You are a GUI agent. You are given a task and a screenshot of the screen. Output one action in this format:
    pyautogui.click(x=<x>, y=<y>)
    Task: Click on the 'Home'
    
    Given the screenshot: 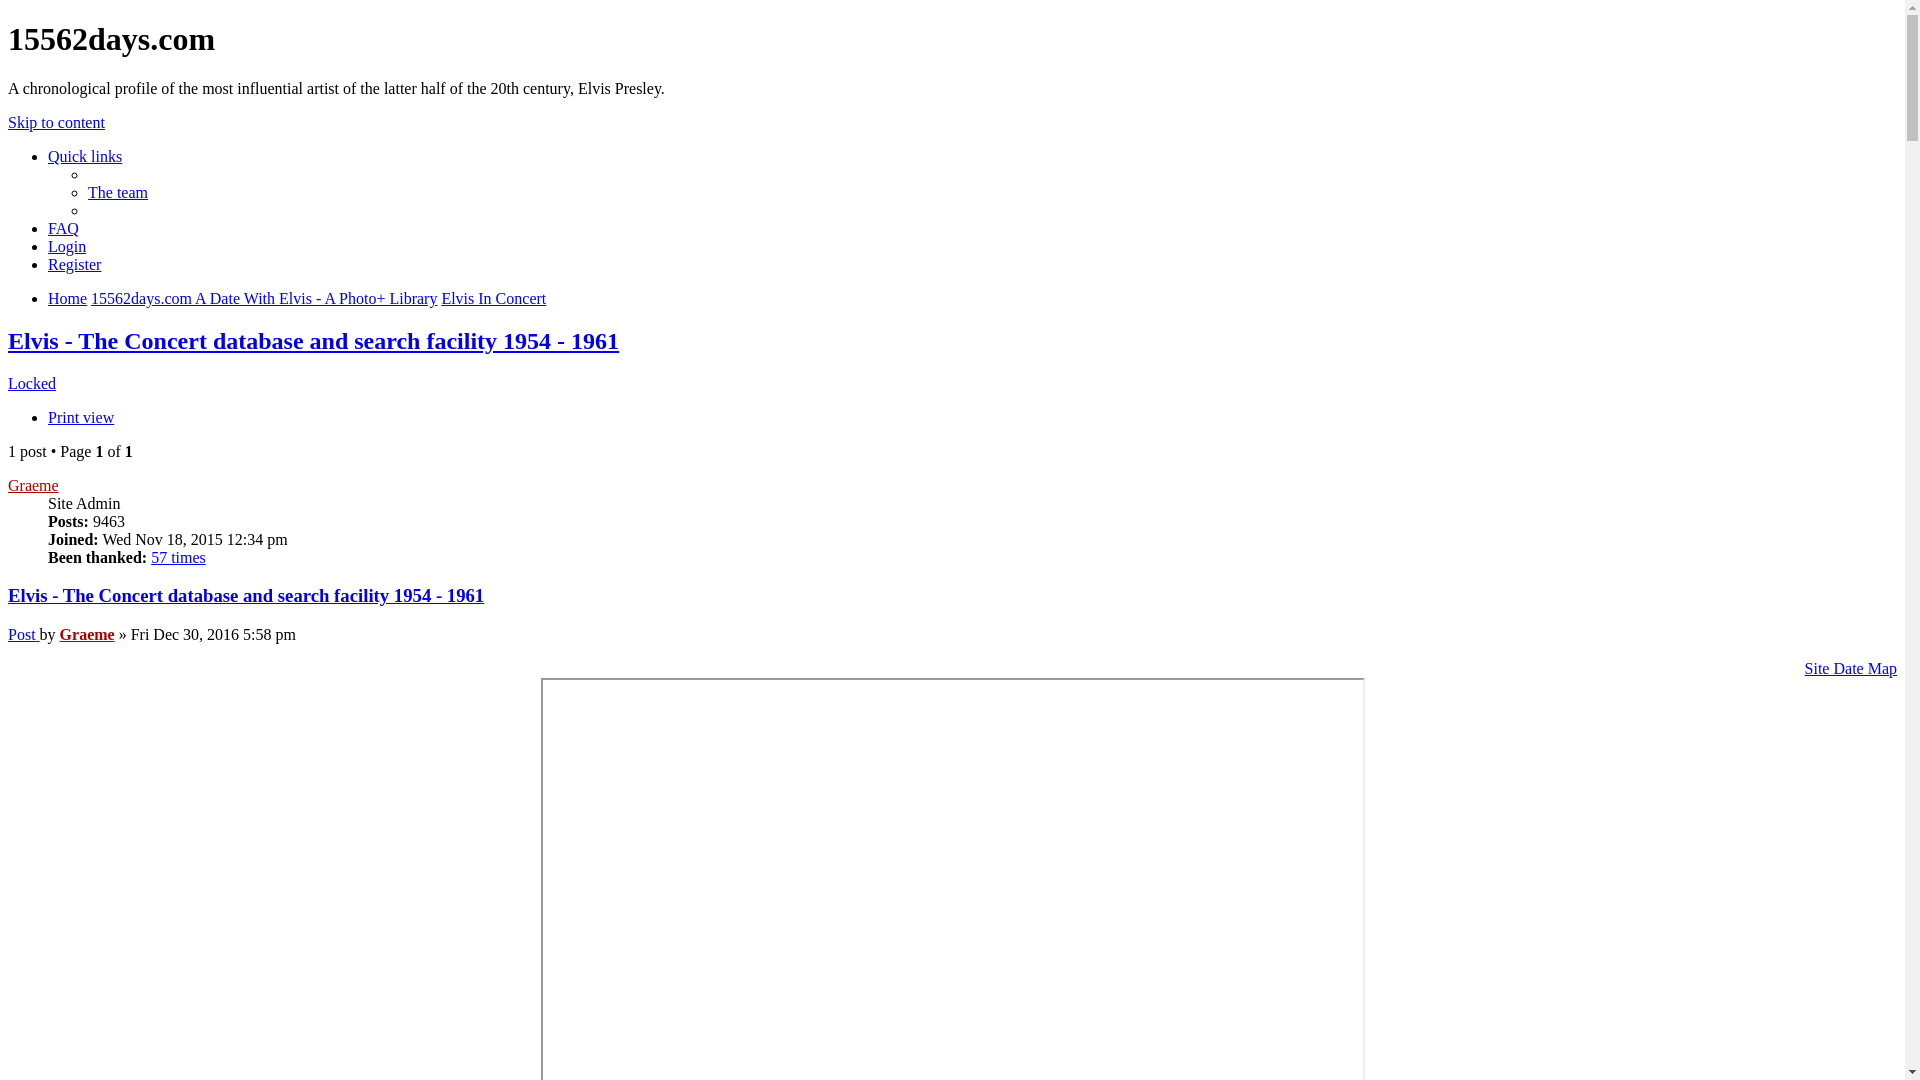 What is the action you would take?
    pyautogui.click(x=67, y=298)
    